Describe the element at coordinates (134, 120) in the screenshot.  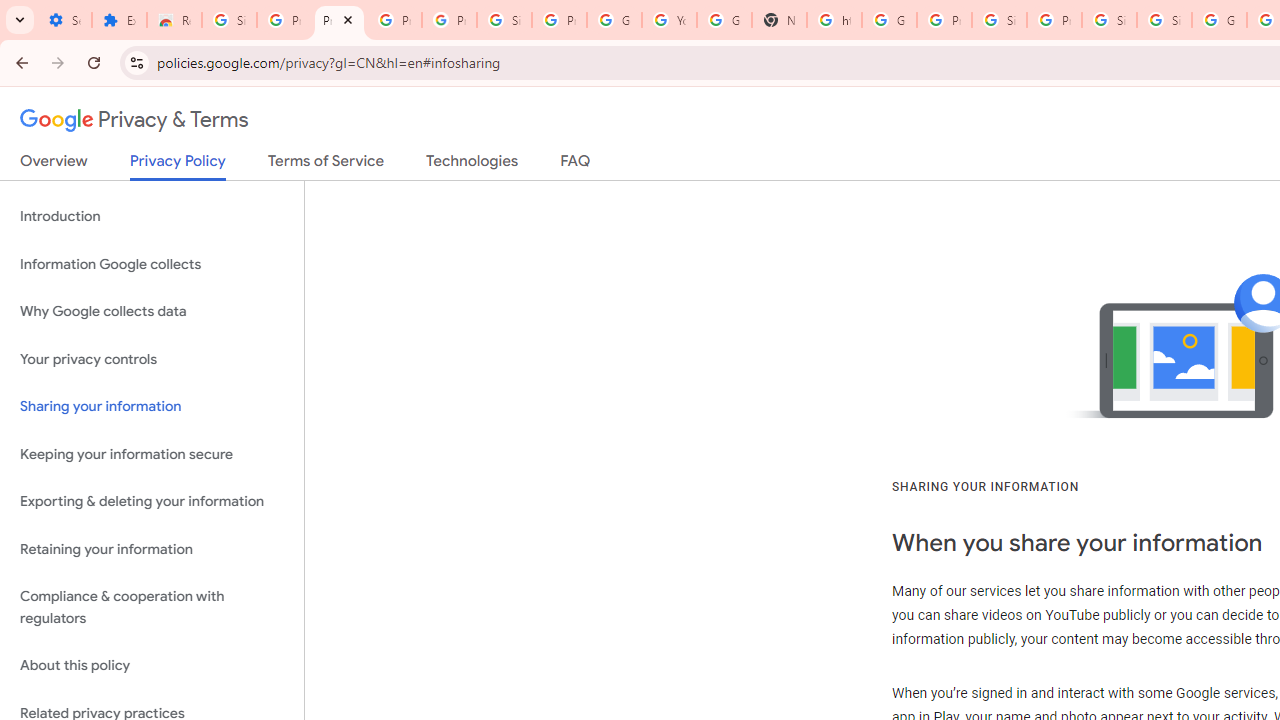
I see `'Privacy & Terms'` at that location.